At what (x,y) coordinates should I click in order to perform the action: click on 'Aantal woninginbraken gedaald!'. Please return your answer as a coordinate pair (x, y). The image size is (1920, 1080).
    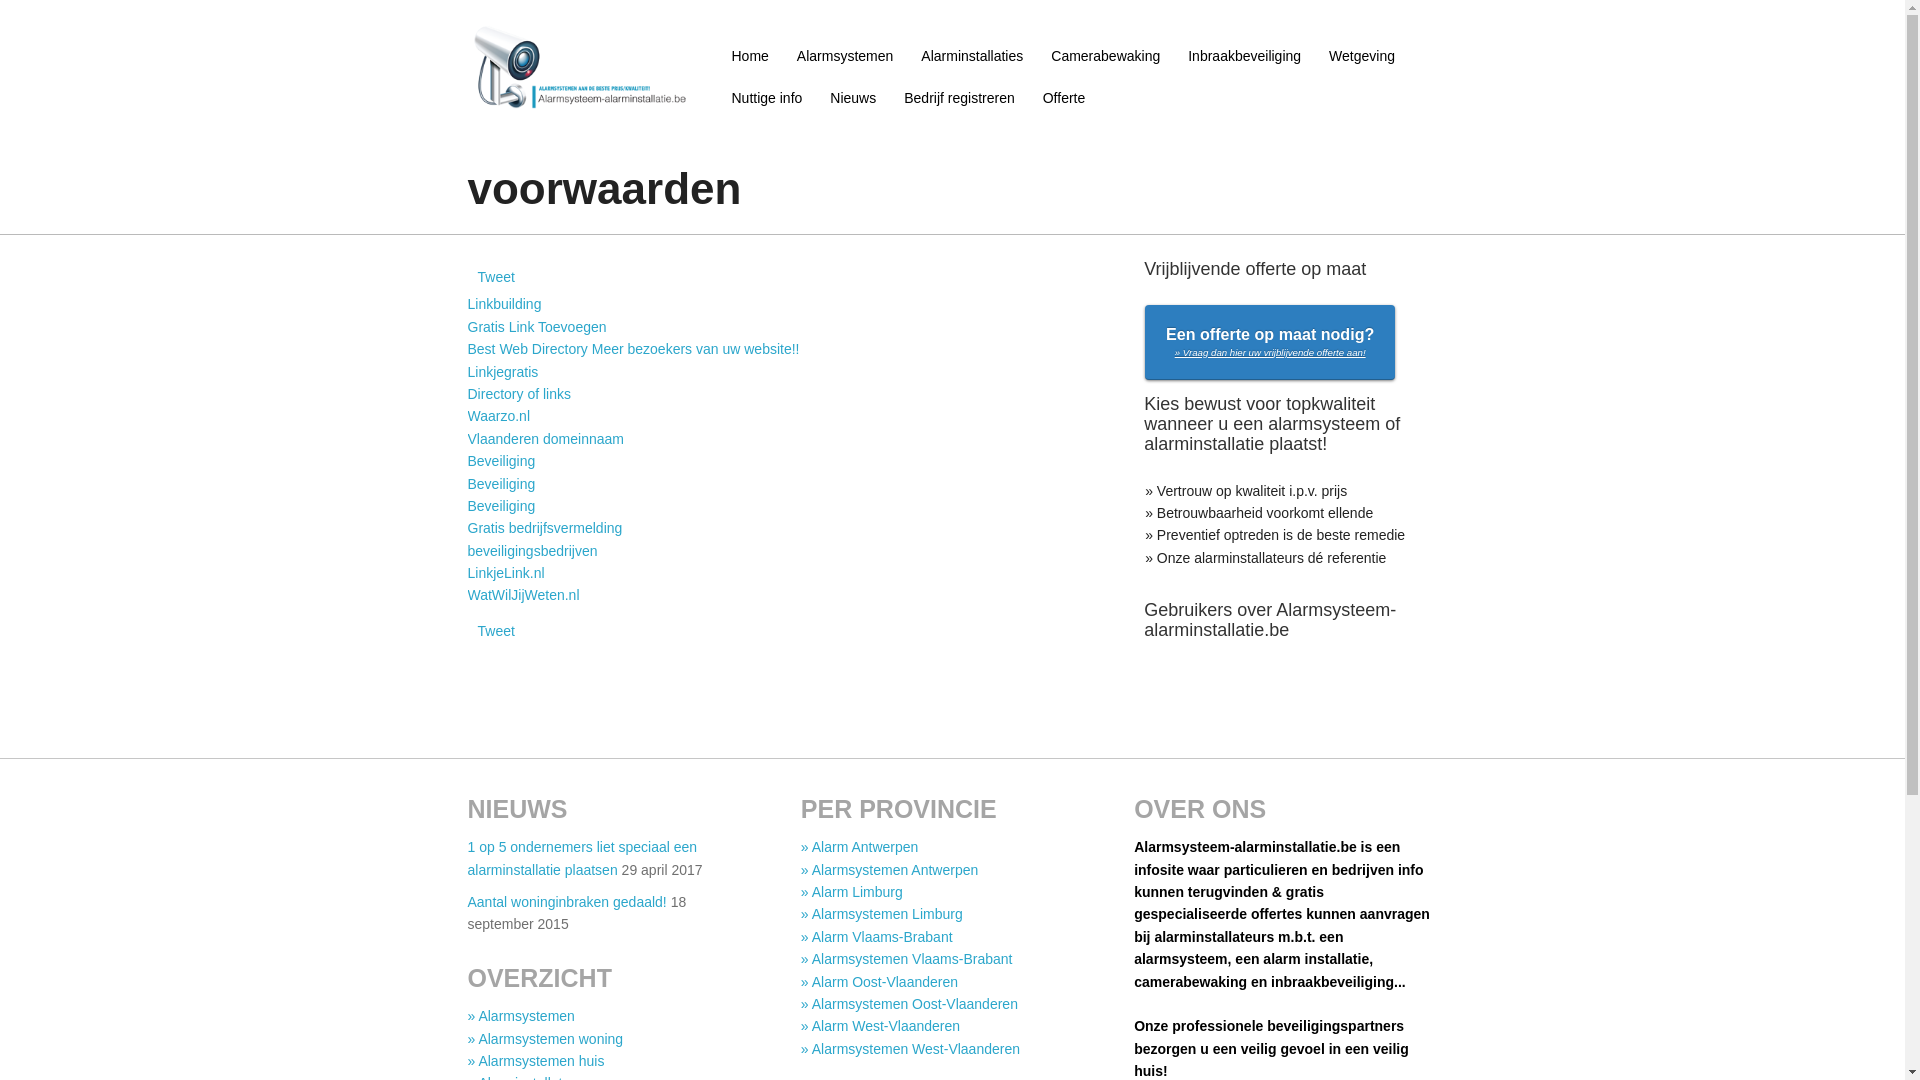
    Looking at the image, I should click on (466, 902).